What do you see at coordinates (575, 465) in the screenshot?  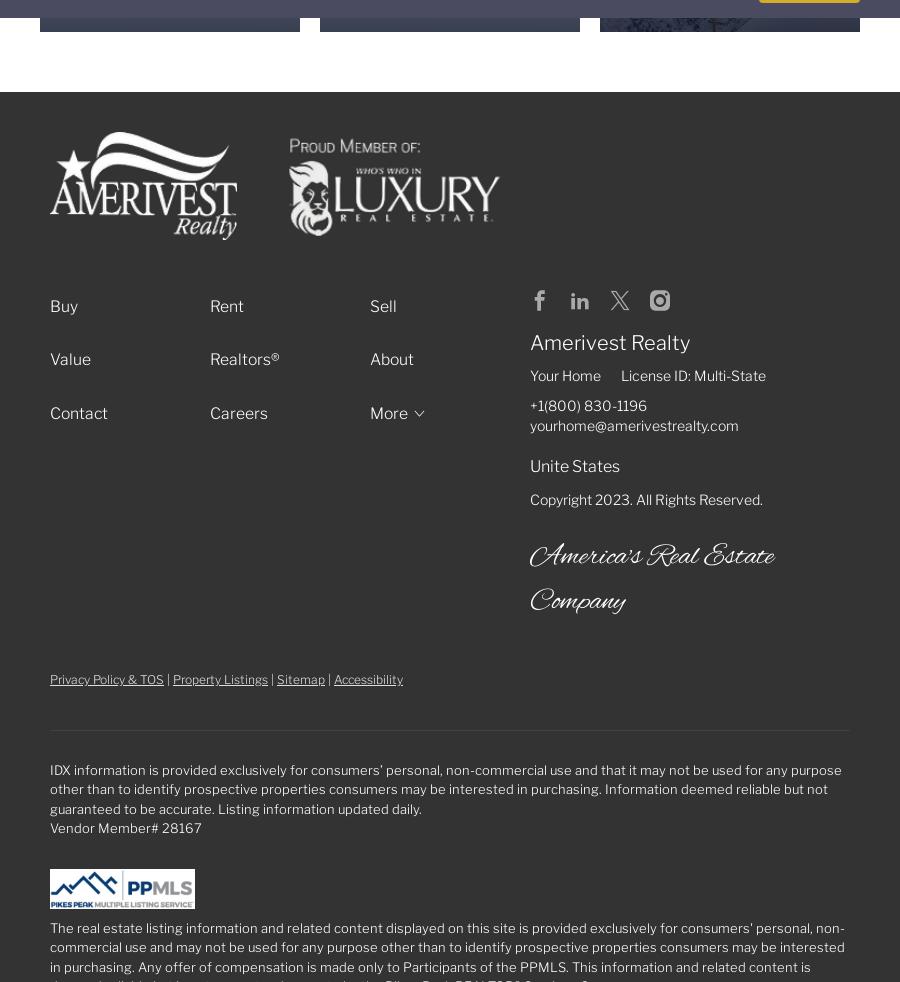 I see `'Unite States'` at bounding box center [575, 465].